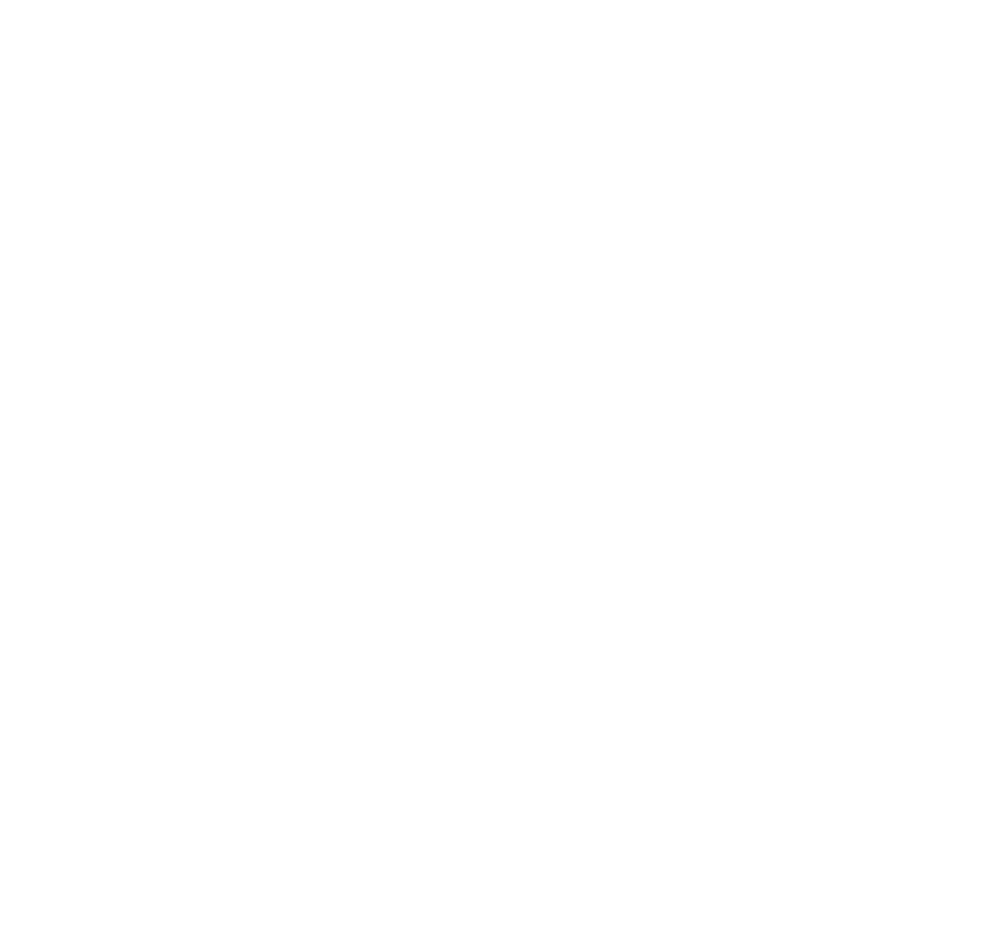 This screenshot has height=948, width=1000. Describe the element at coordinates (423, 495) in the screenshot. I see `'in Washington, D.C.,'` at that location.